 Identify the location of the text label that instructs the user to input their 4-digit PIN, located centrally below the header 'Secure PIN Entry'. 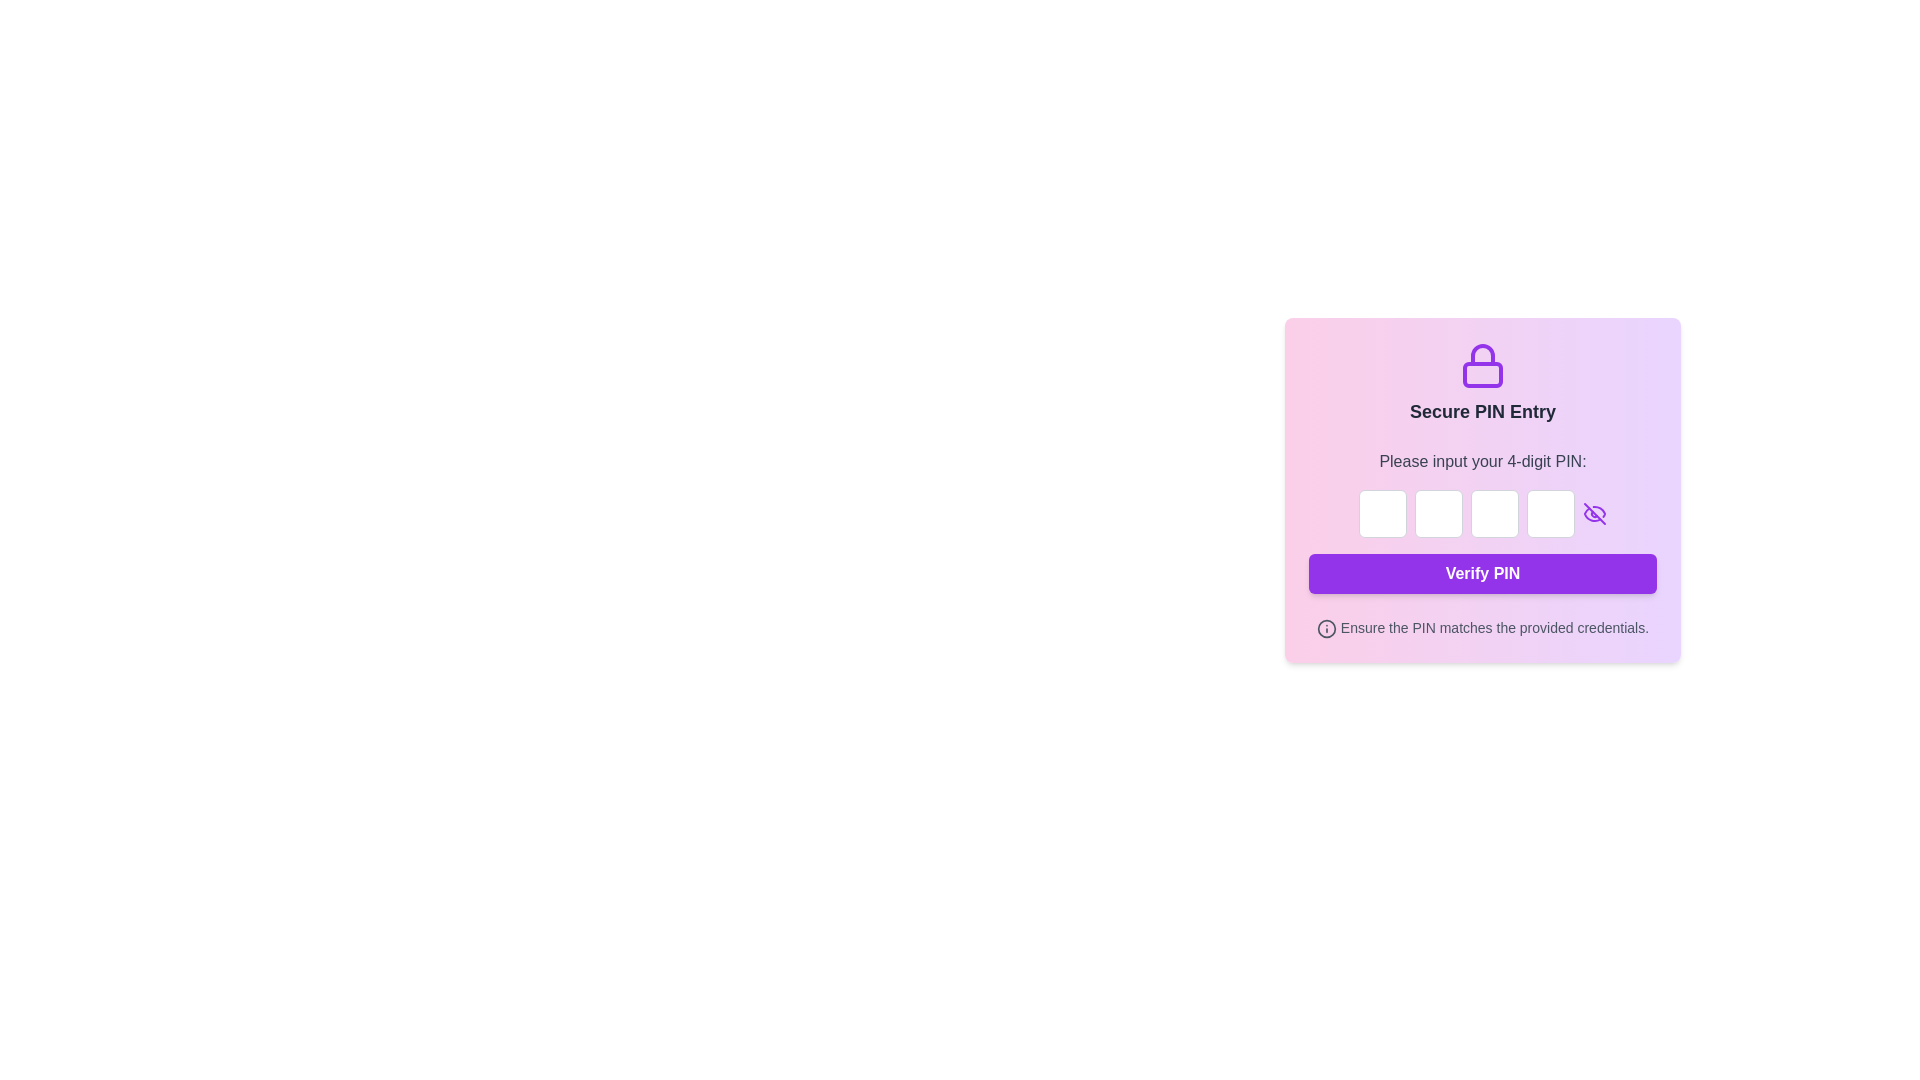
(1483, 462).